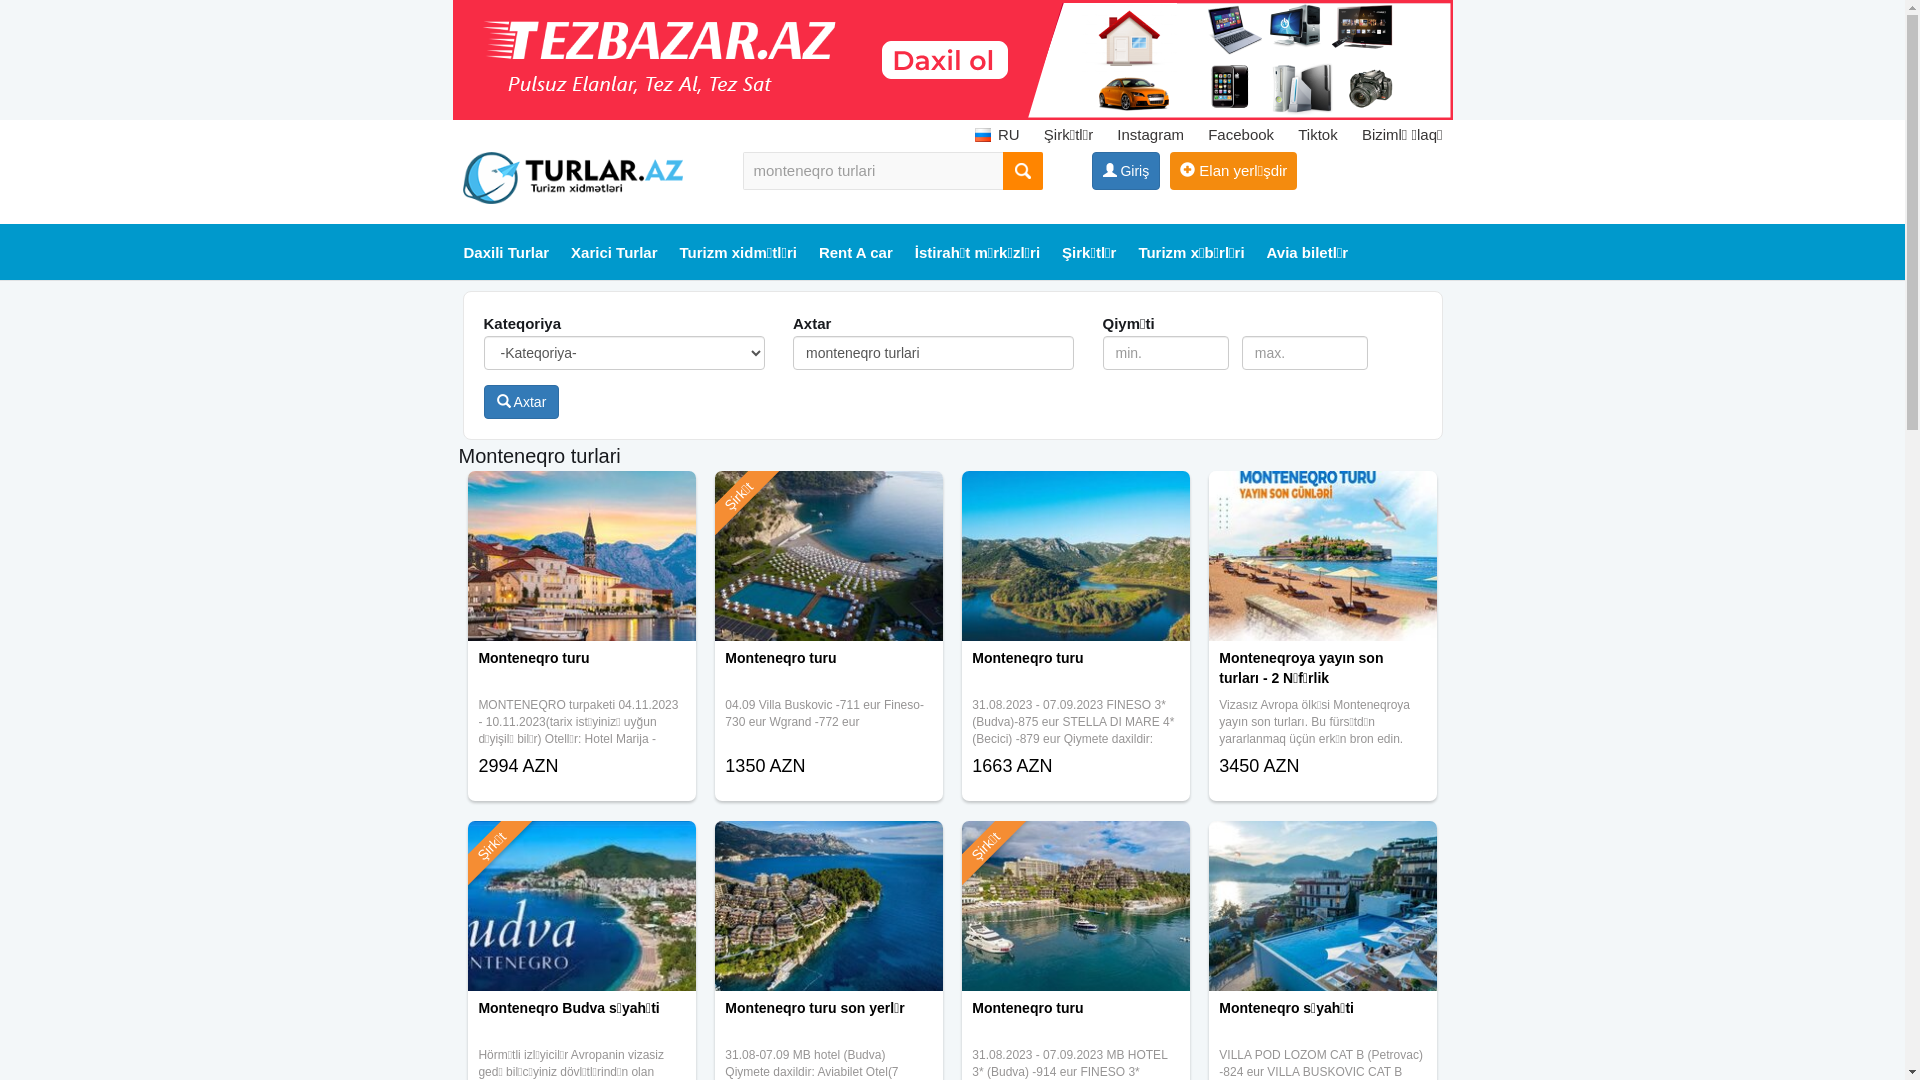  Describe the element at coordinates (1150, 134) in the screenshot. I see `'Instagram'` at that location.